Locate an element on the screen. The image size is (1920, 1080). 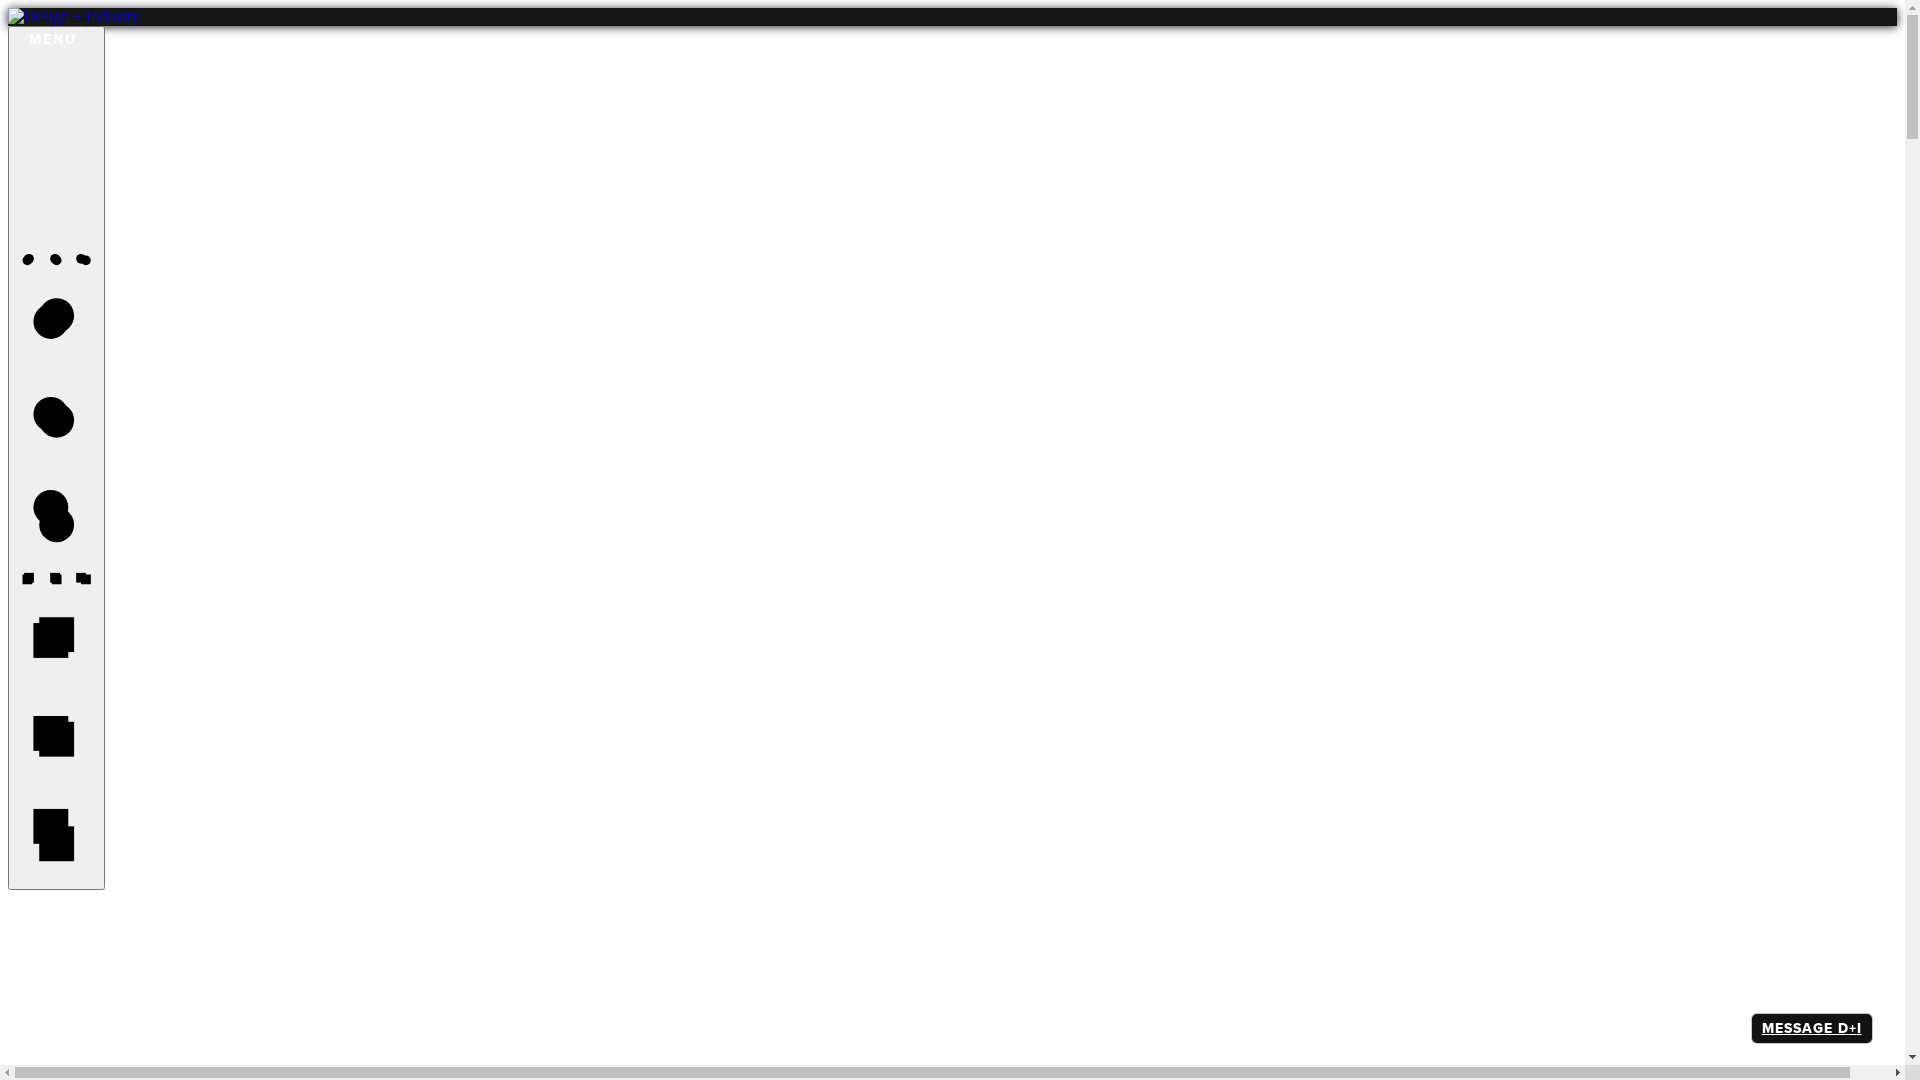
'MESSAGE D+I' is located at coordinates (1811, 1028).